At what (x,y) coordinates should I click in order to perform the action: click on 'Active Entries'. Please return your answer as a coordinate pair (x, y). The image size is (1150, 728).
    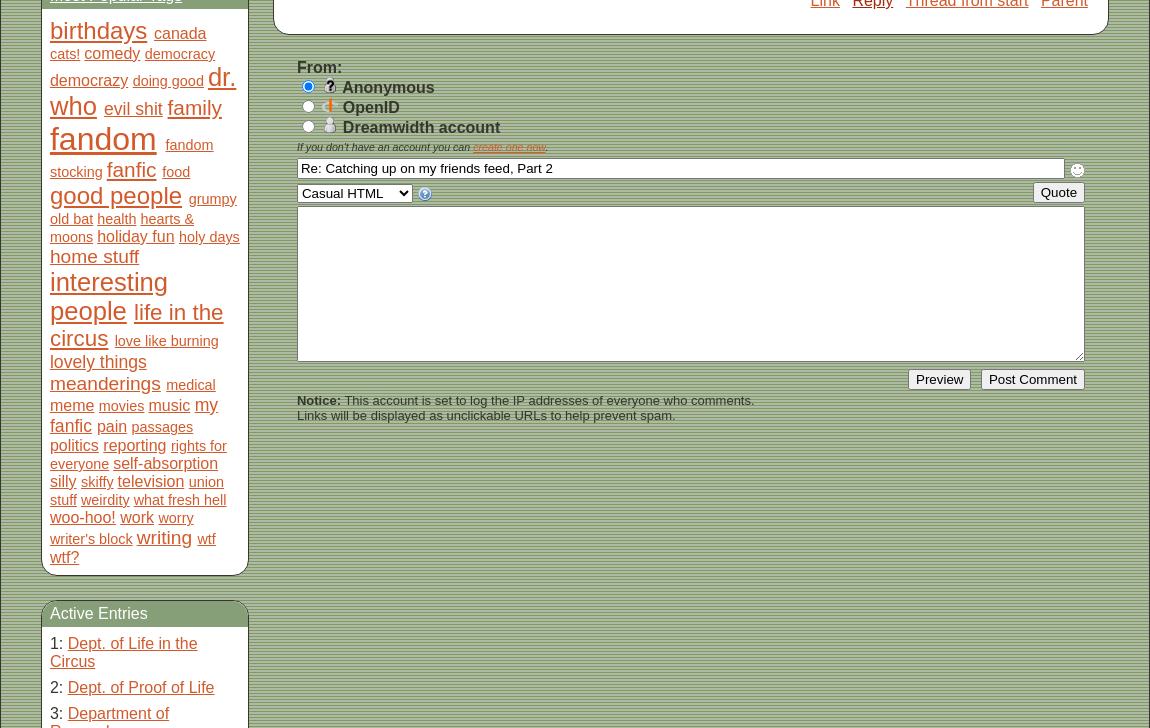
    Looking at the image, I should click on (96, 613).